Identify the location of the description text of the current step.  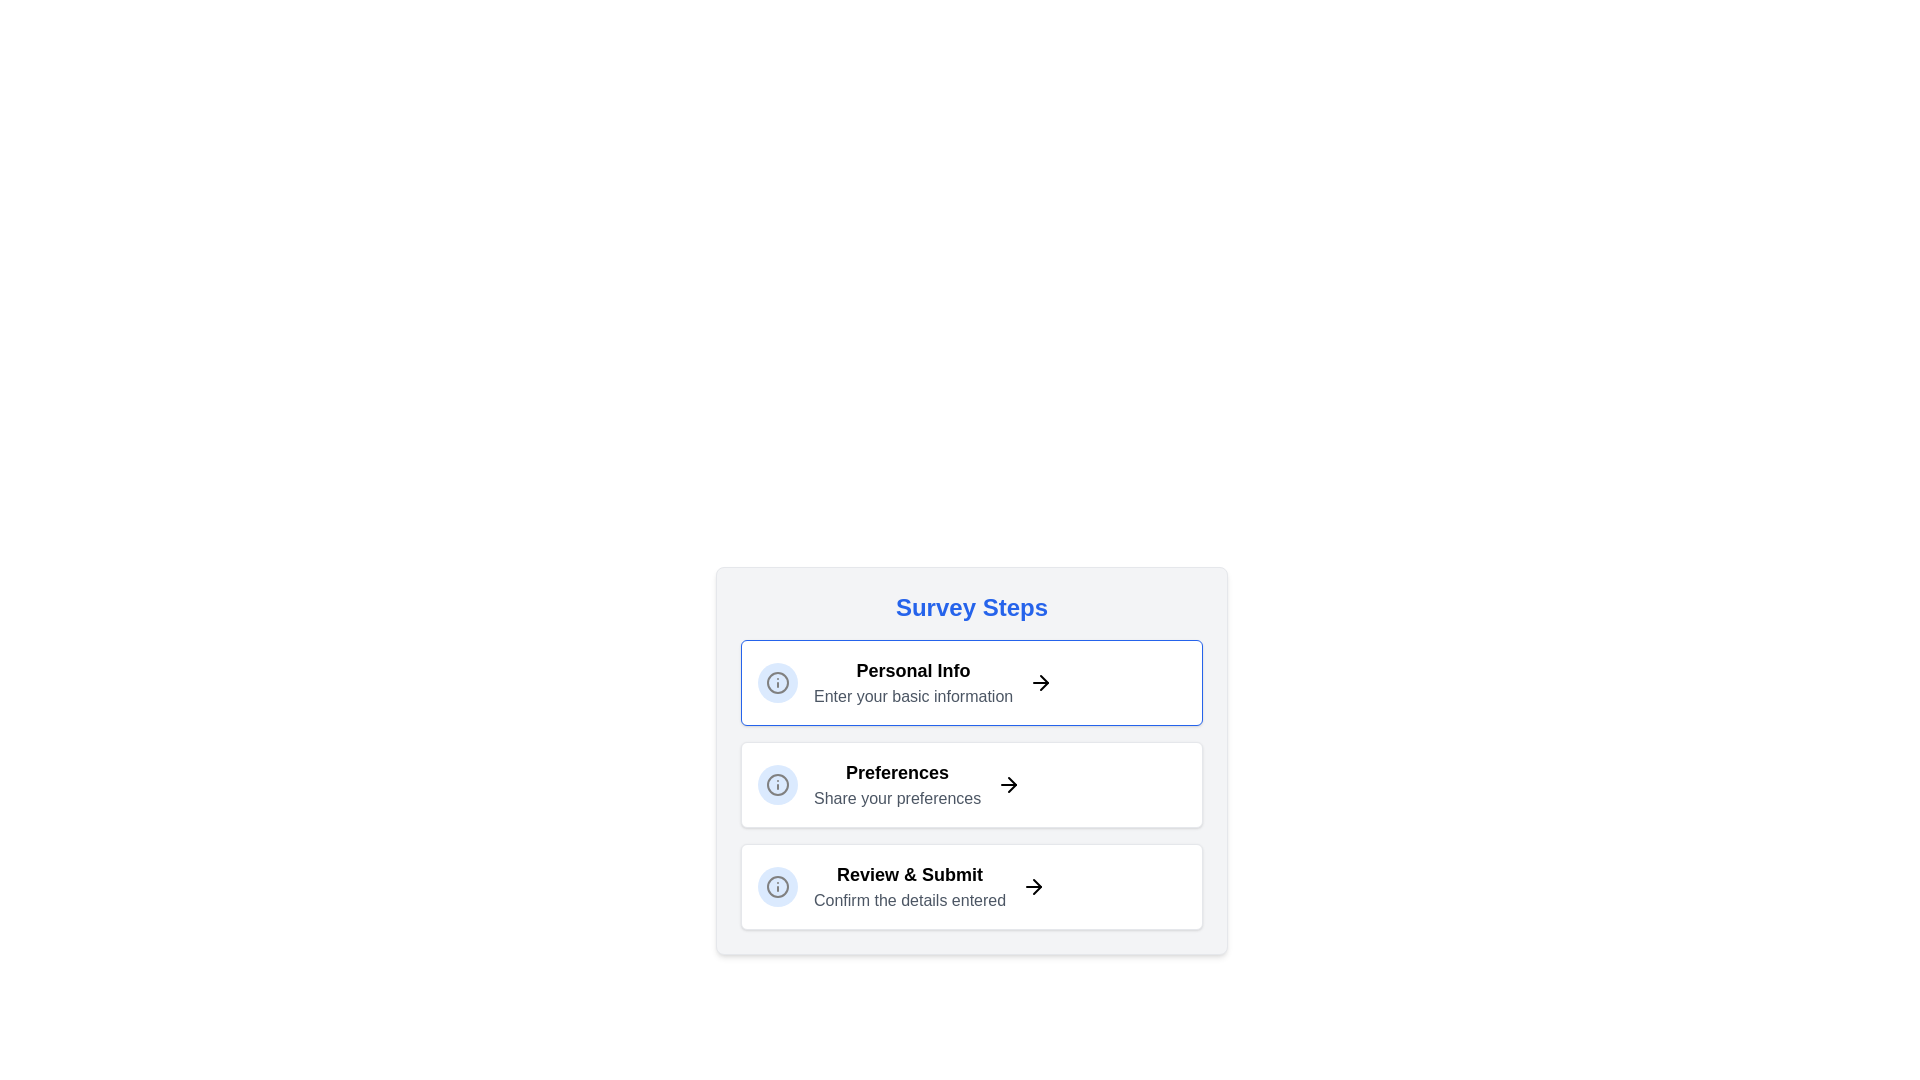
(912, 681).